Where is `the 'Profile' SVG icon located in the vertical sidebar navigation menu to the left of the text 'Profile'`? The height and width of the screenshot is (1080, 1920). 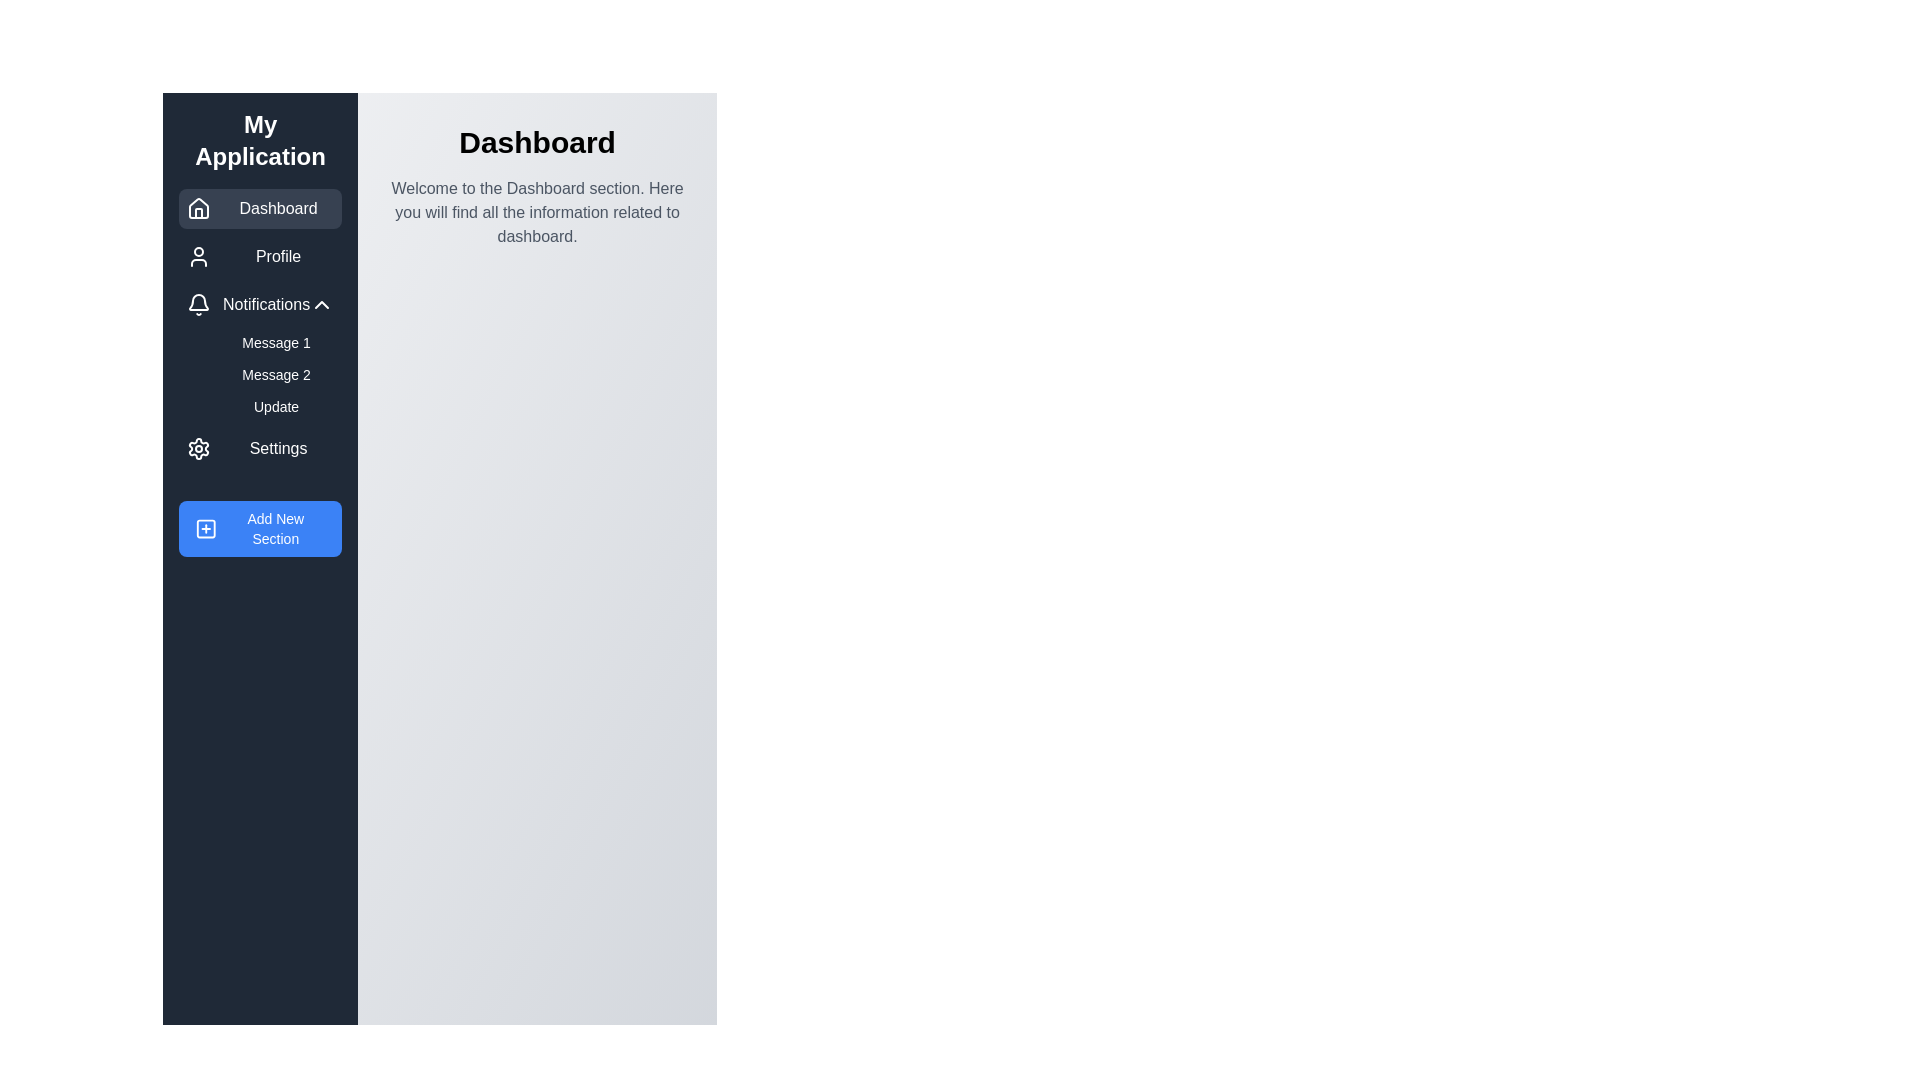 the 'Profile' SVG icon located in the vertical sidebar navigation menu to the left of the text 'Profile' is located at coordinates (198, 256).